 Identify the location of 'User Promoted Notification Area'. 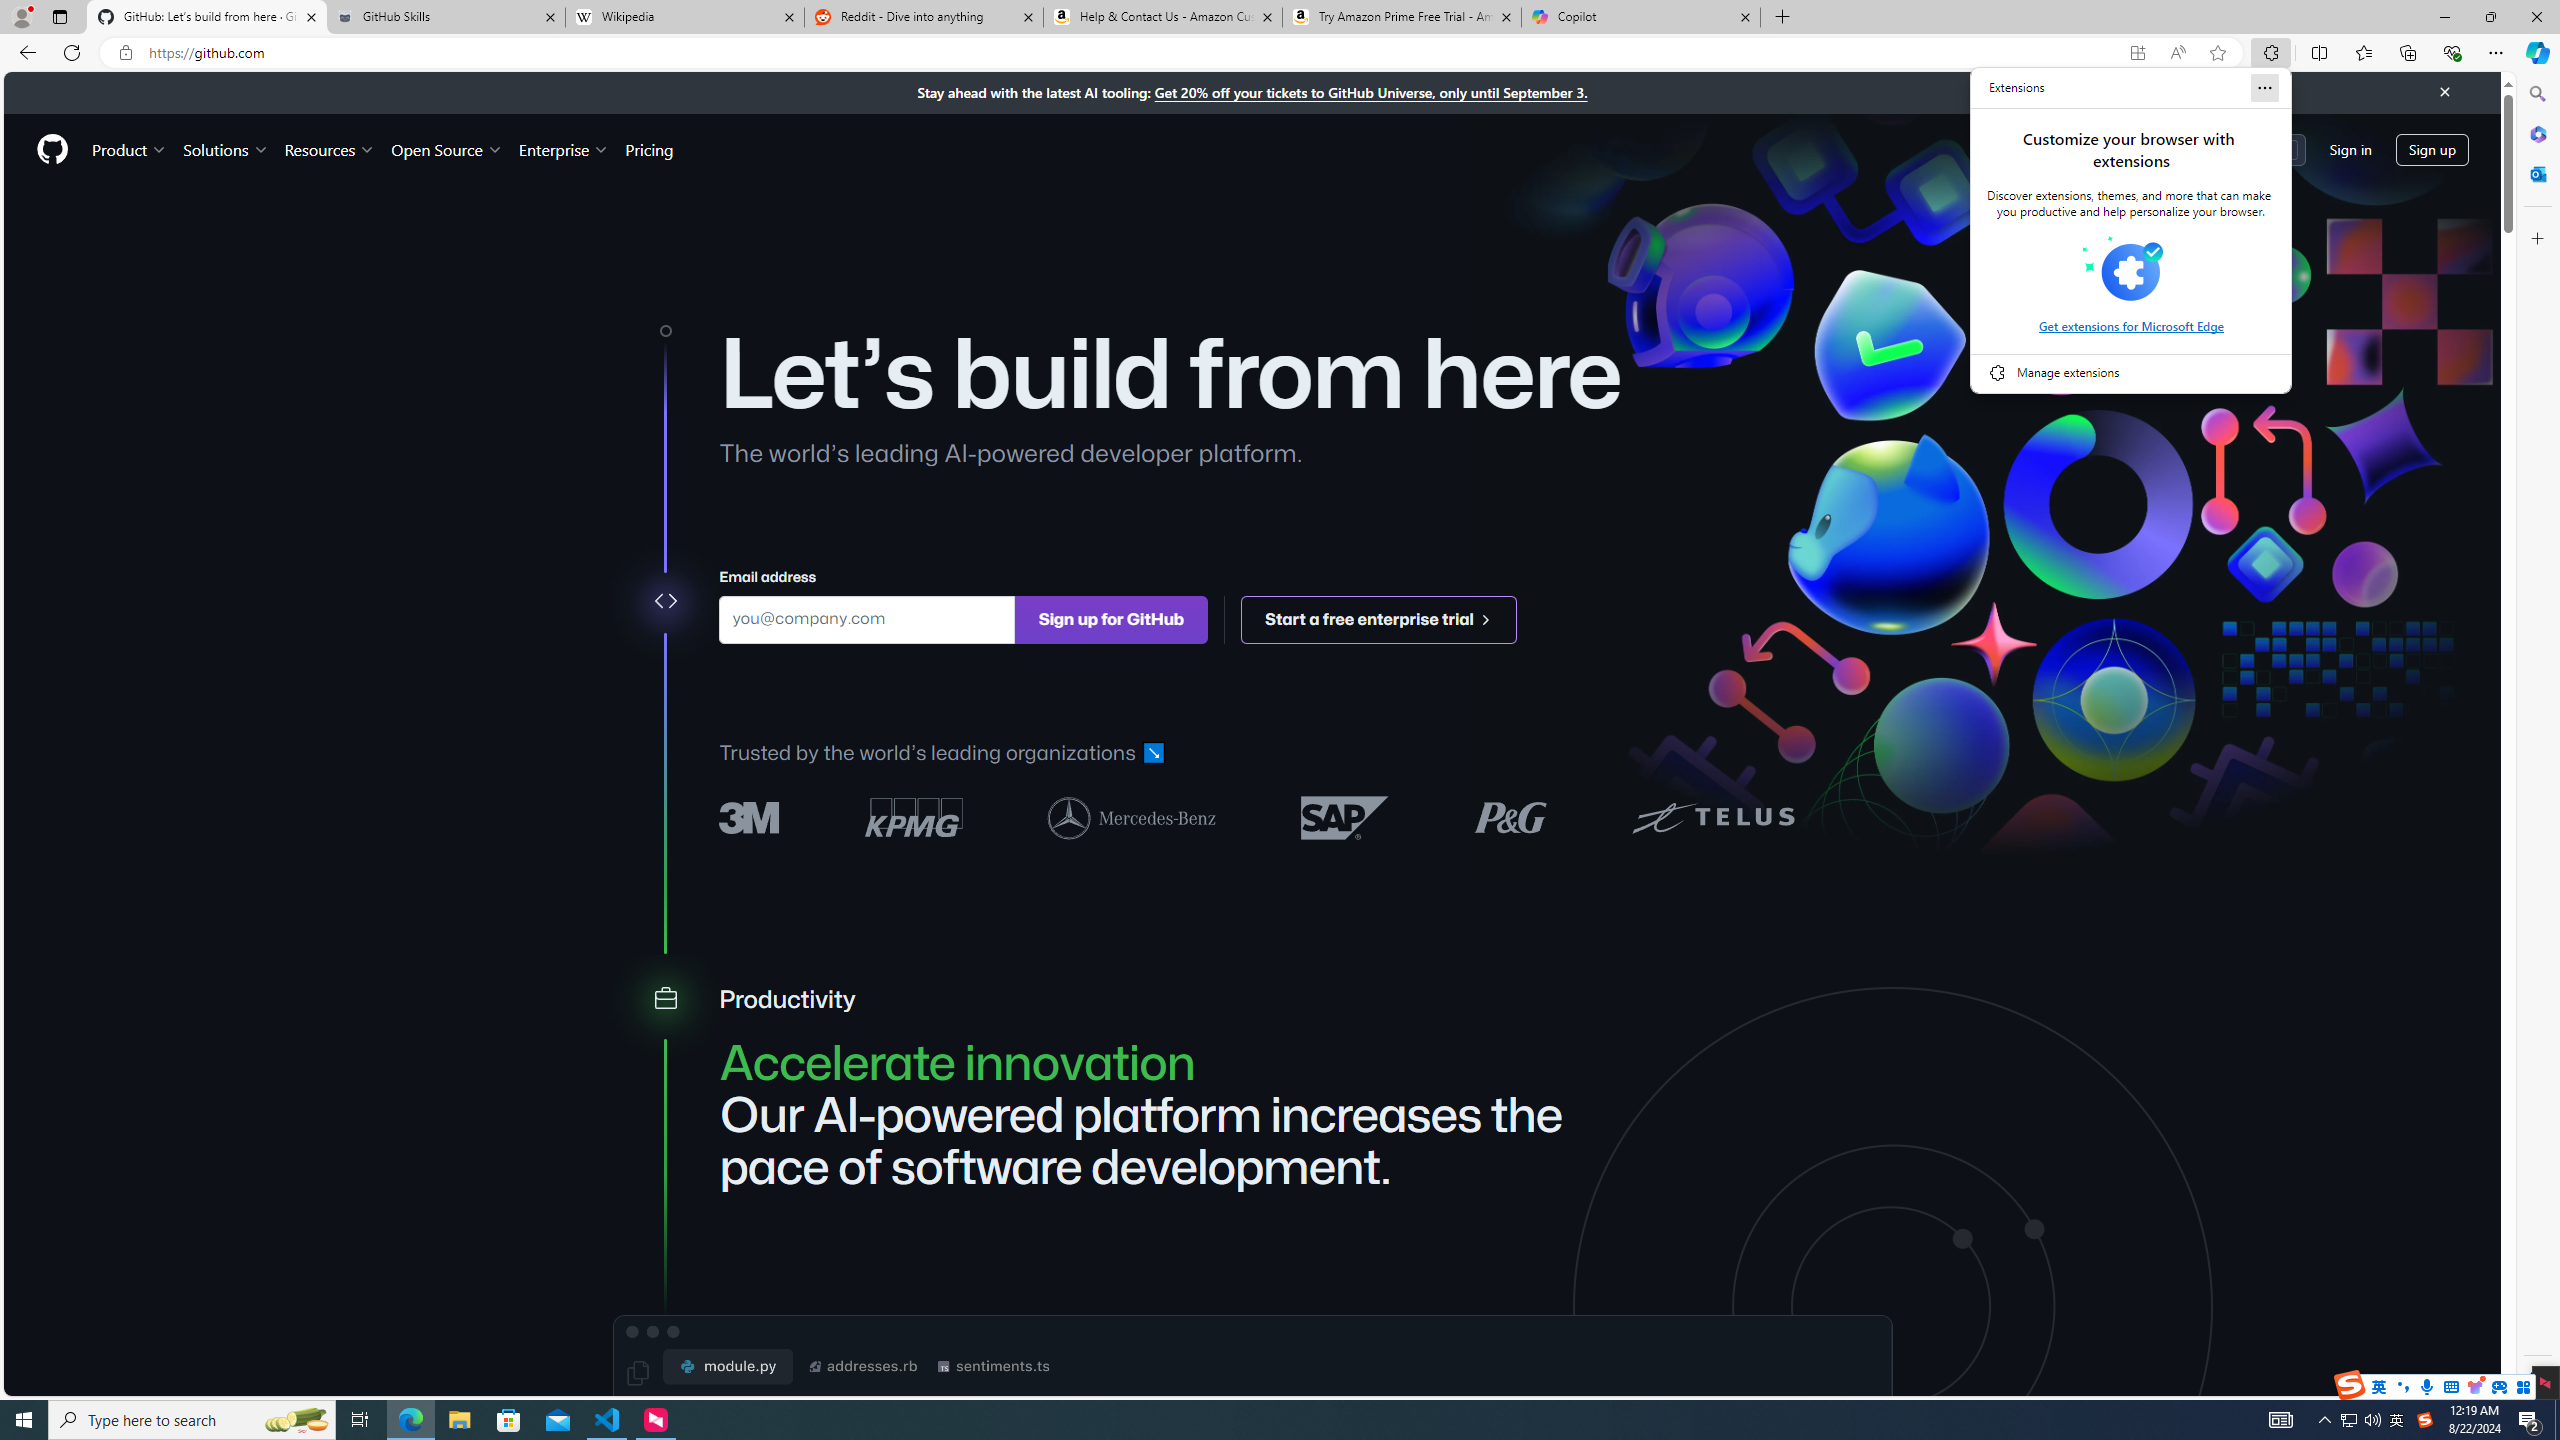
(2360, 1418).